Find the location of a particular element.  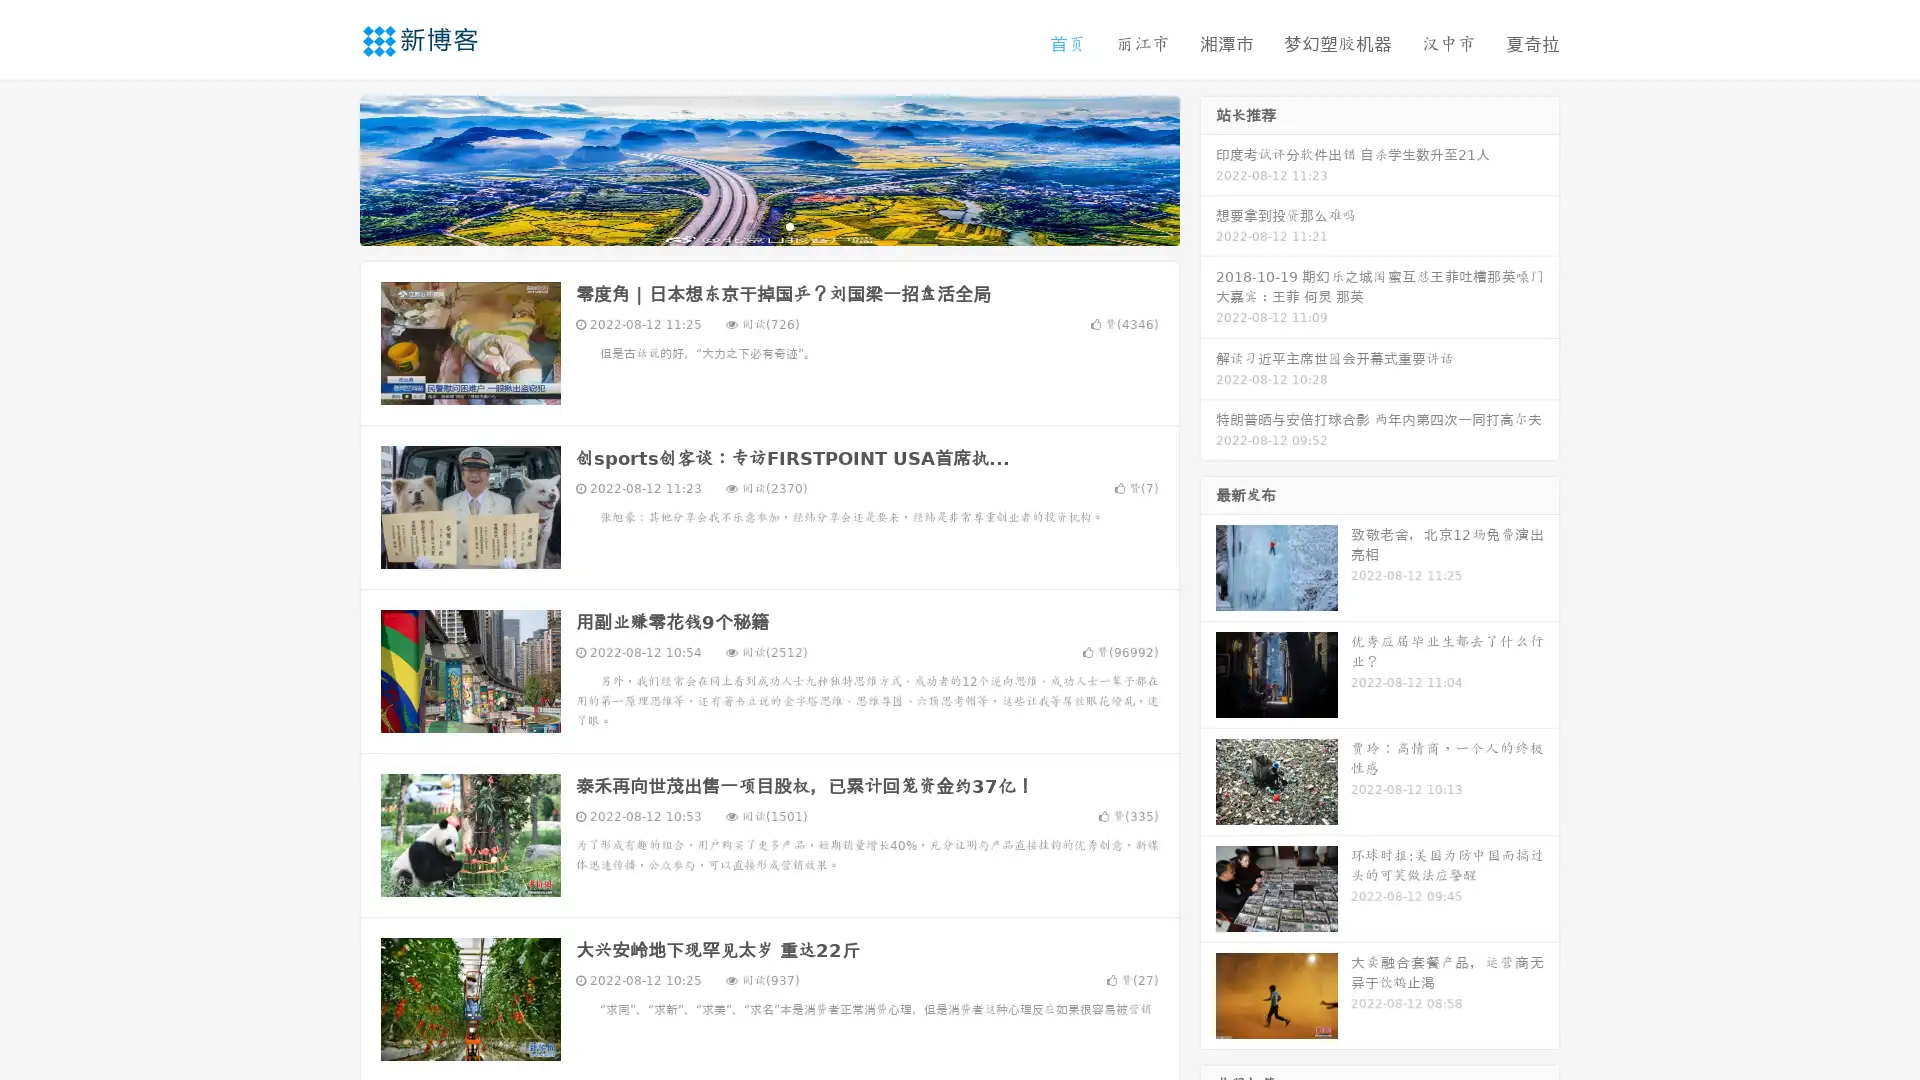

Next slide is located at coordinates (1208, 168).